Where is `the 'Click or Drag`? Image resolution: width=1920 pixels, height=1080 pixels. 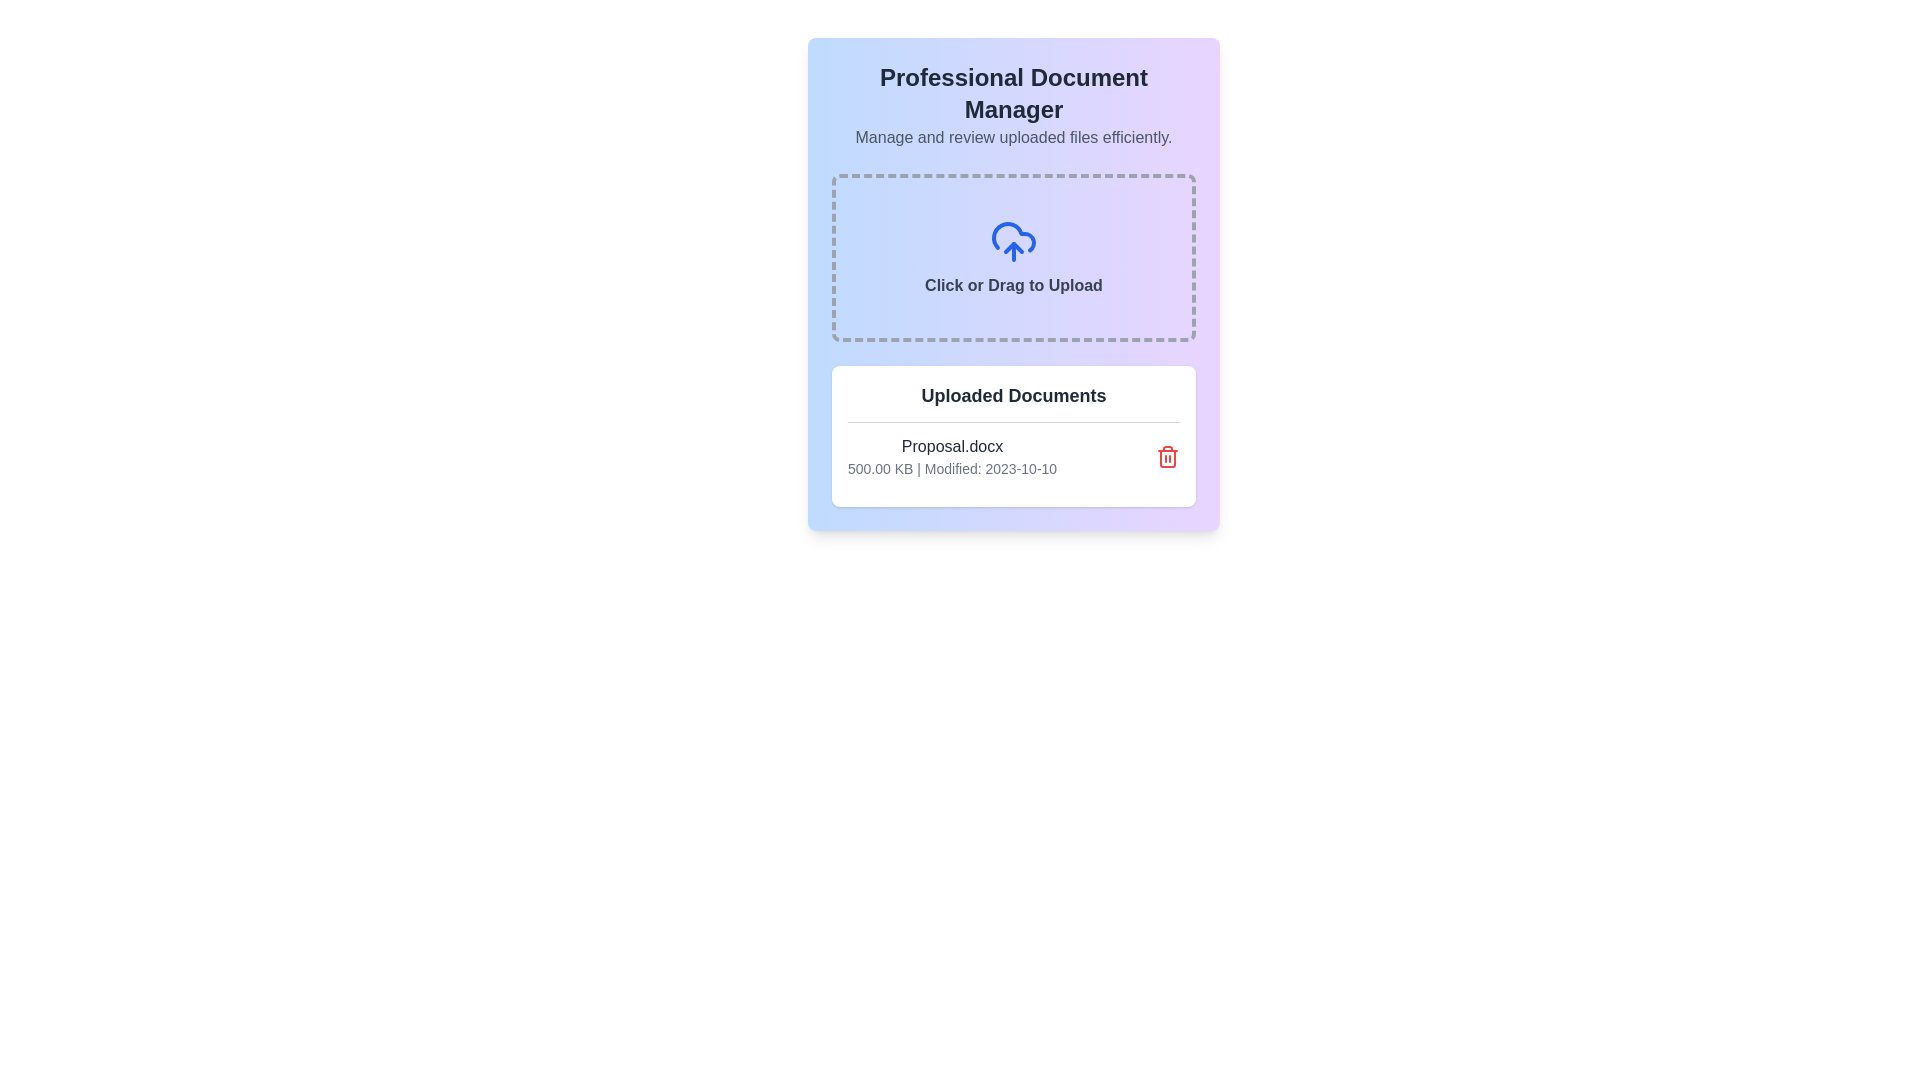 the 'Click or Drag is located at coordinates (1013, 285).